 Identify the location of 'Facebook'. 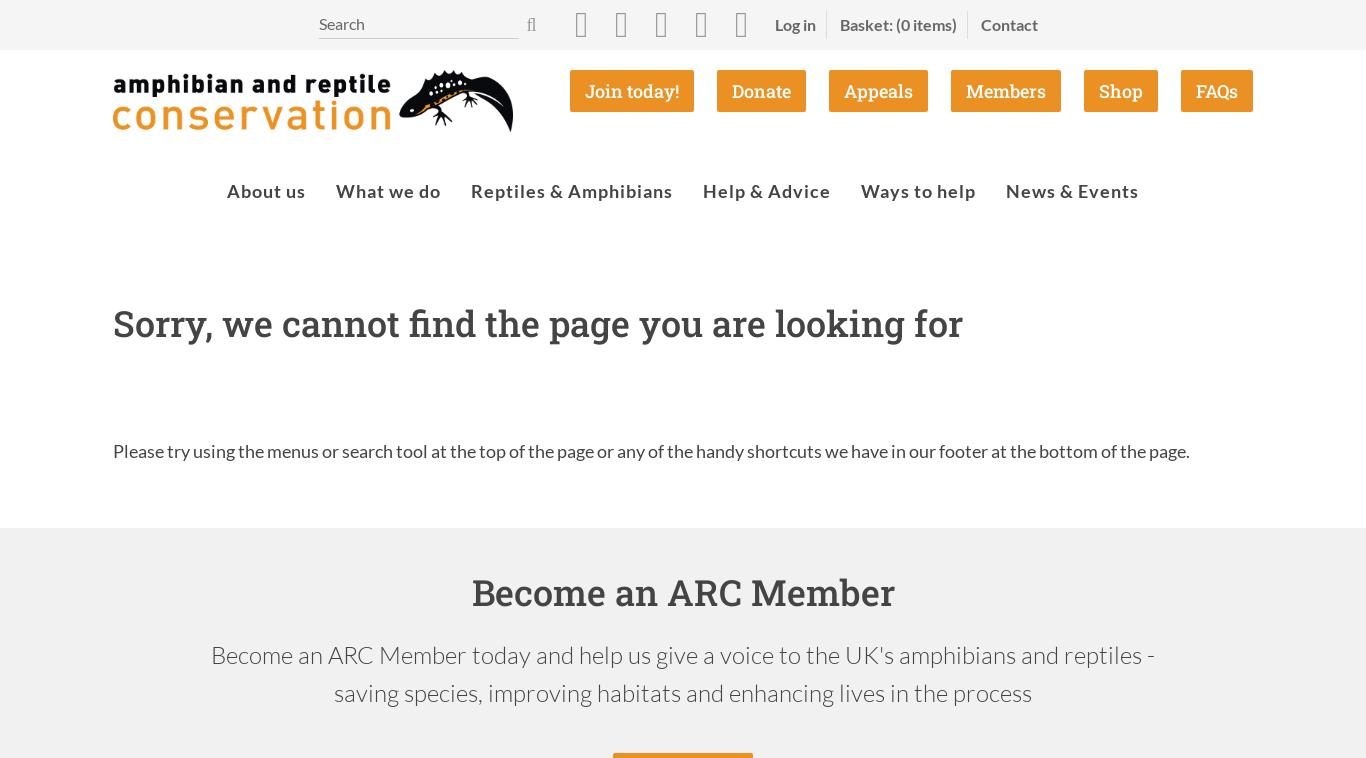
(579, 83).